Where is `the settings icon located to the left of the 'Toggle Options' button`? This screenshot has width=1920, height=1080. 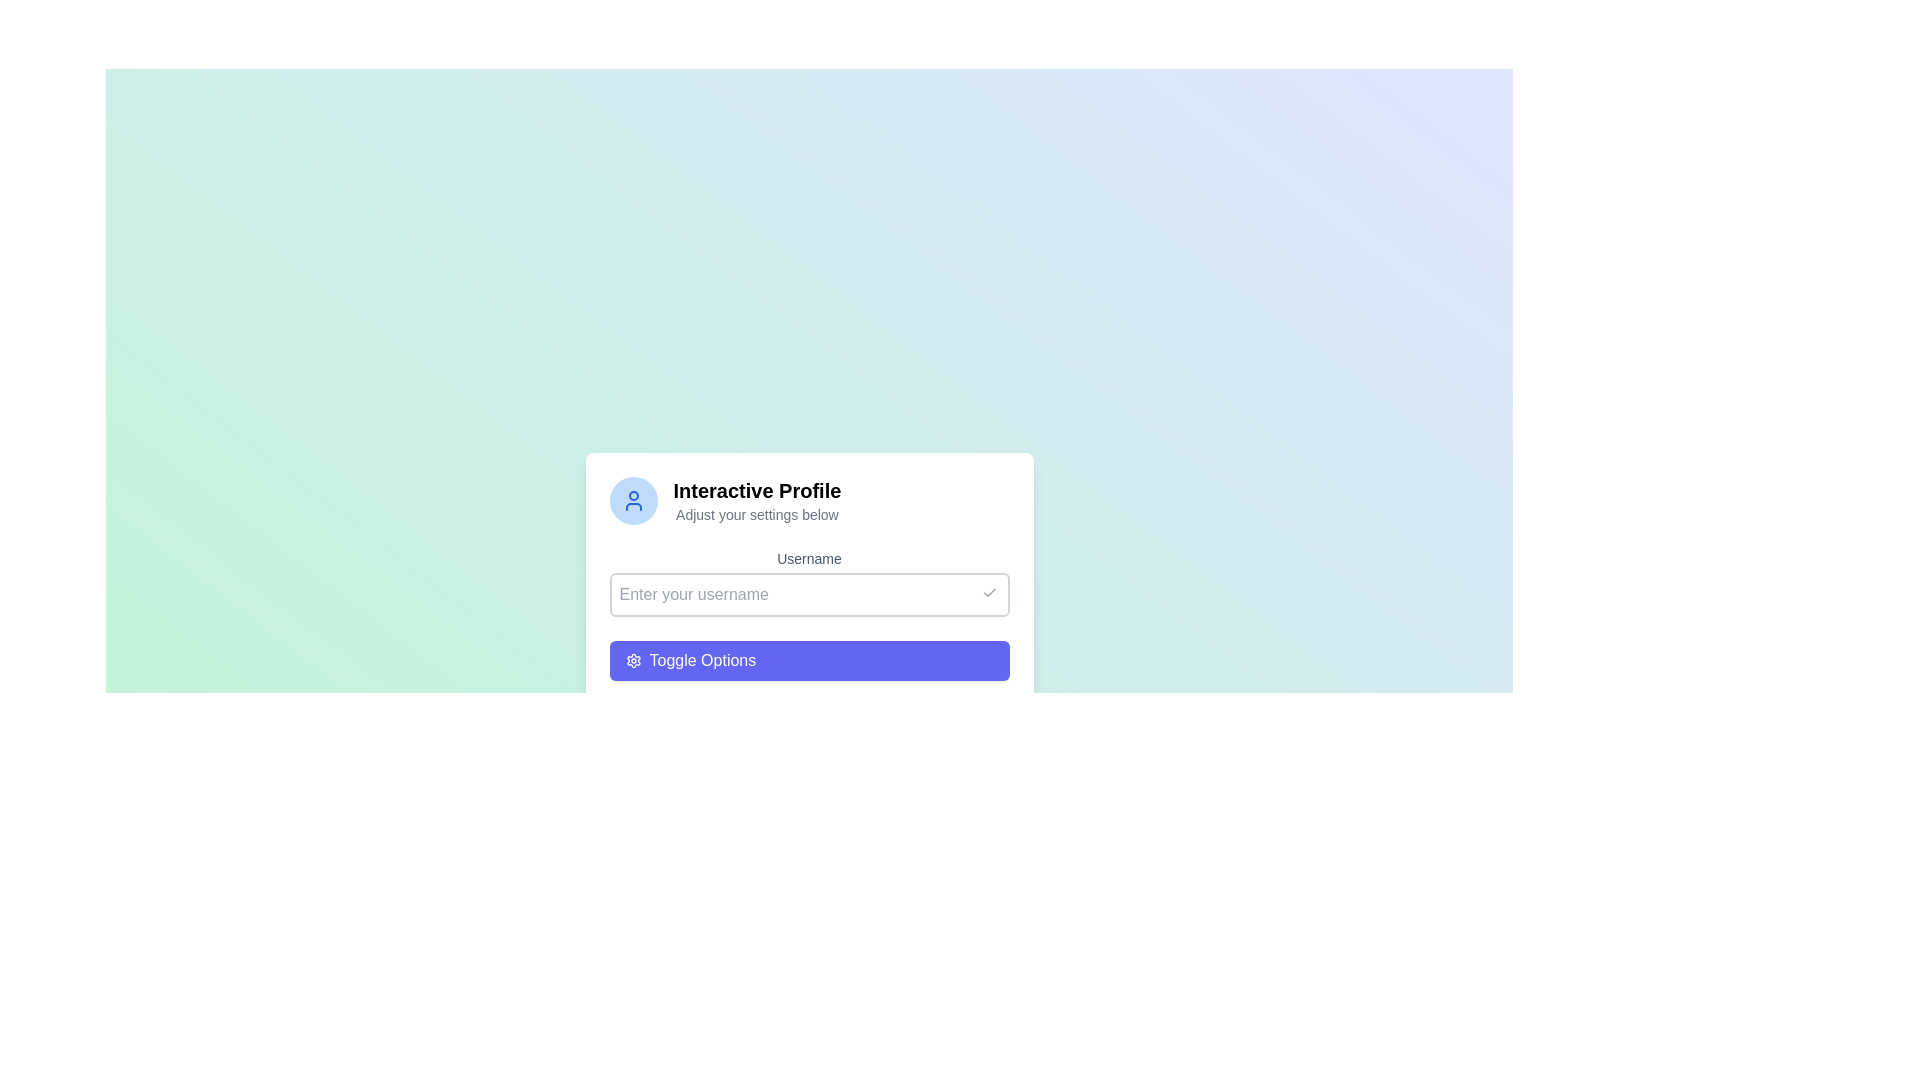 the settings icon located to the left of the 'Toggle Options' button is located at coordinates (632, 660).